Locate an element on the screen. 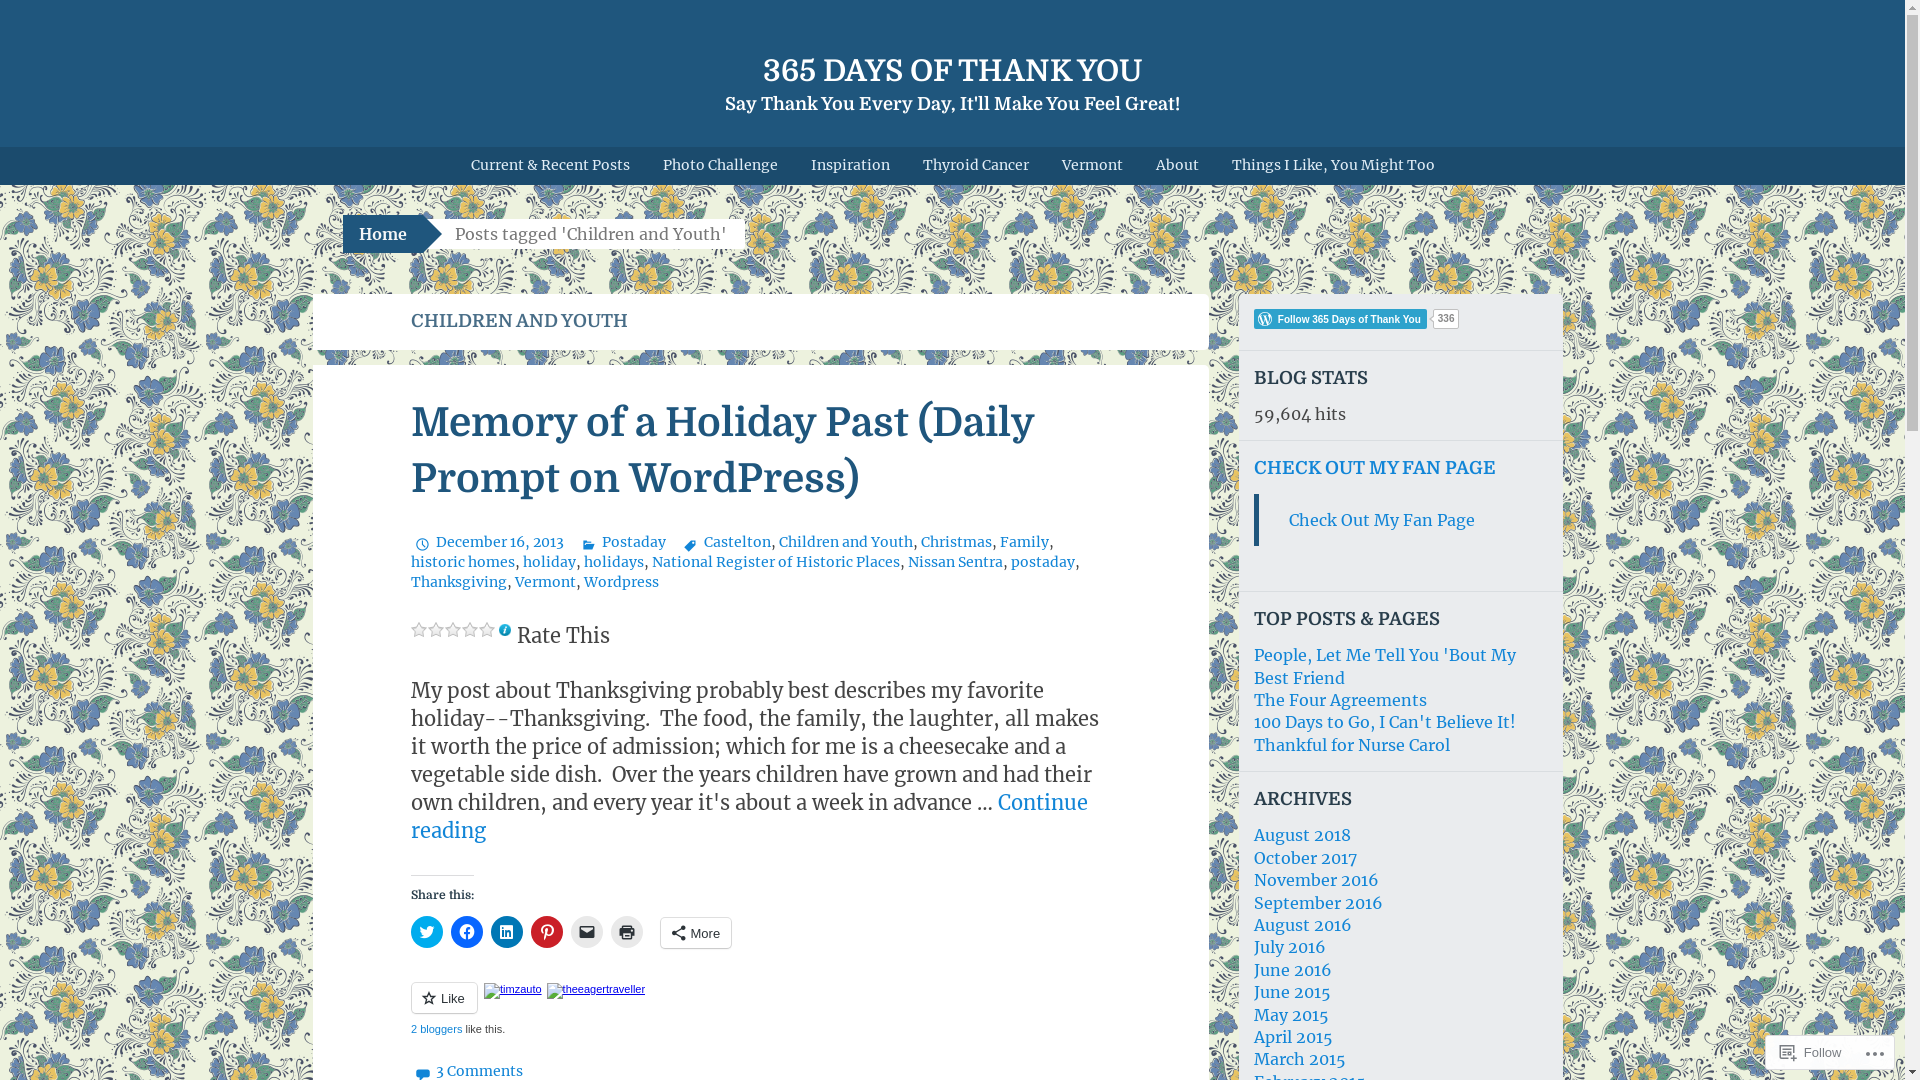 Image resolution: width=1920 pixels, height=1080 pixels. 'Click to print (Opens in new window)' is located at coordinates (624, 932).